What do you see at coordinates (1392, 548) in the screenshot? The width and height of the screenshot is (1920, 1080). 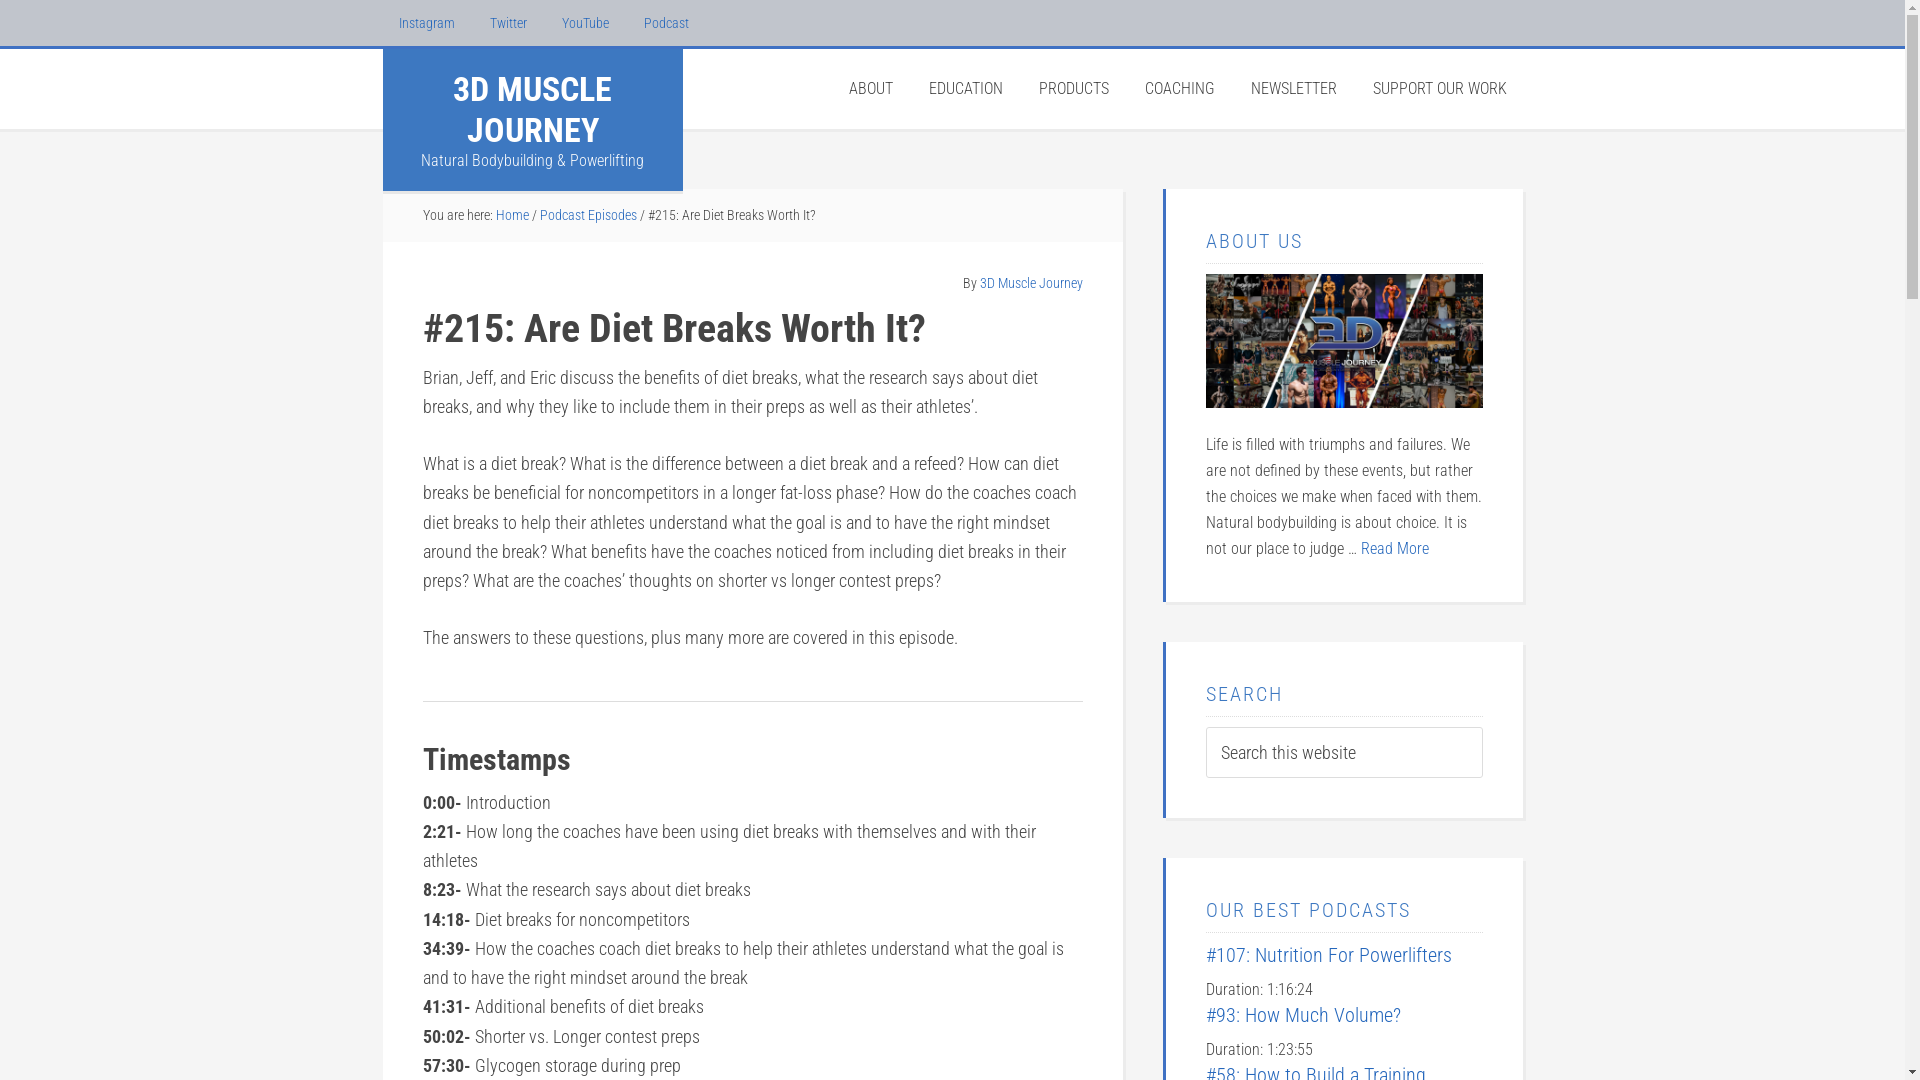 I see `'Read More'` at bounding box center [1392, 548].